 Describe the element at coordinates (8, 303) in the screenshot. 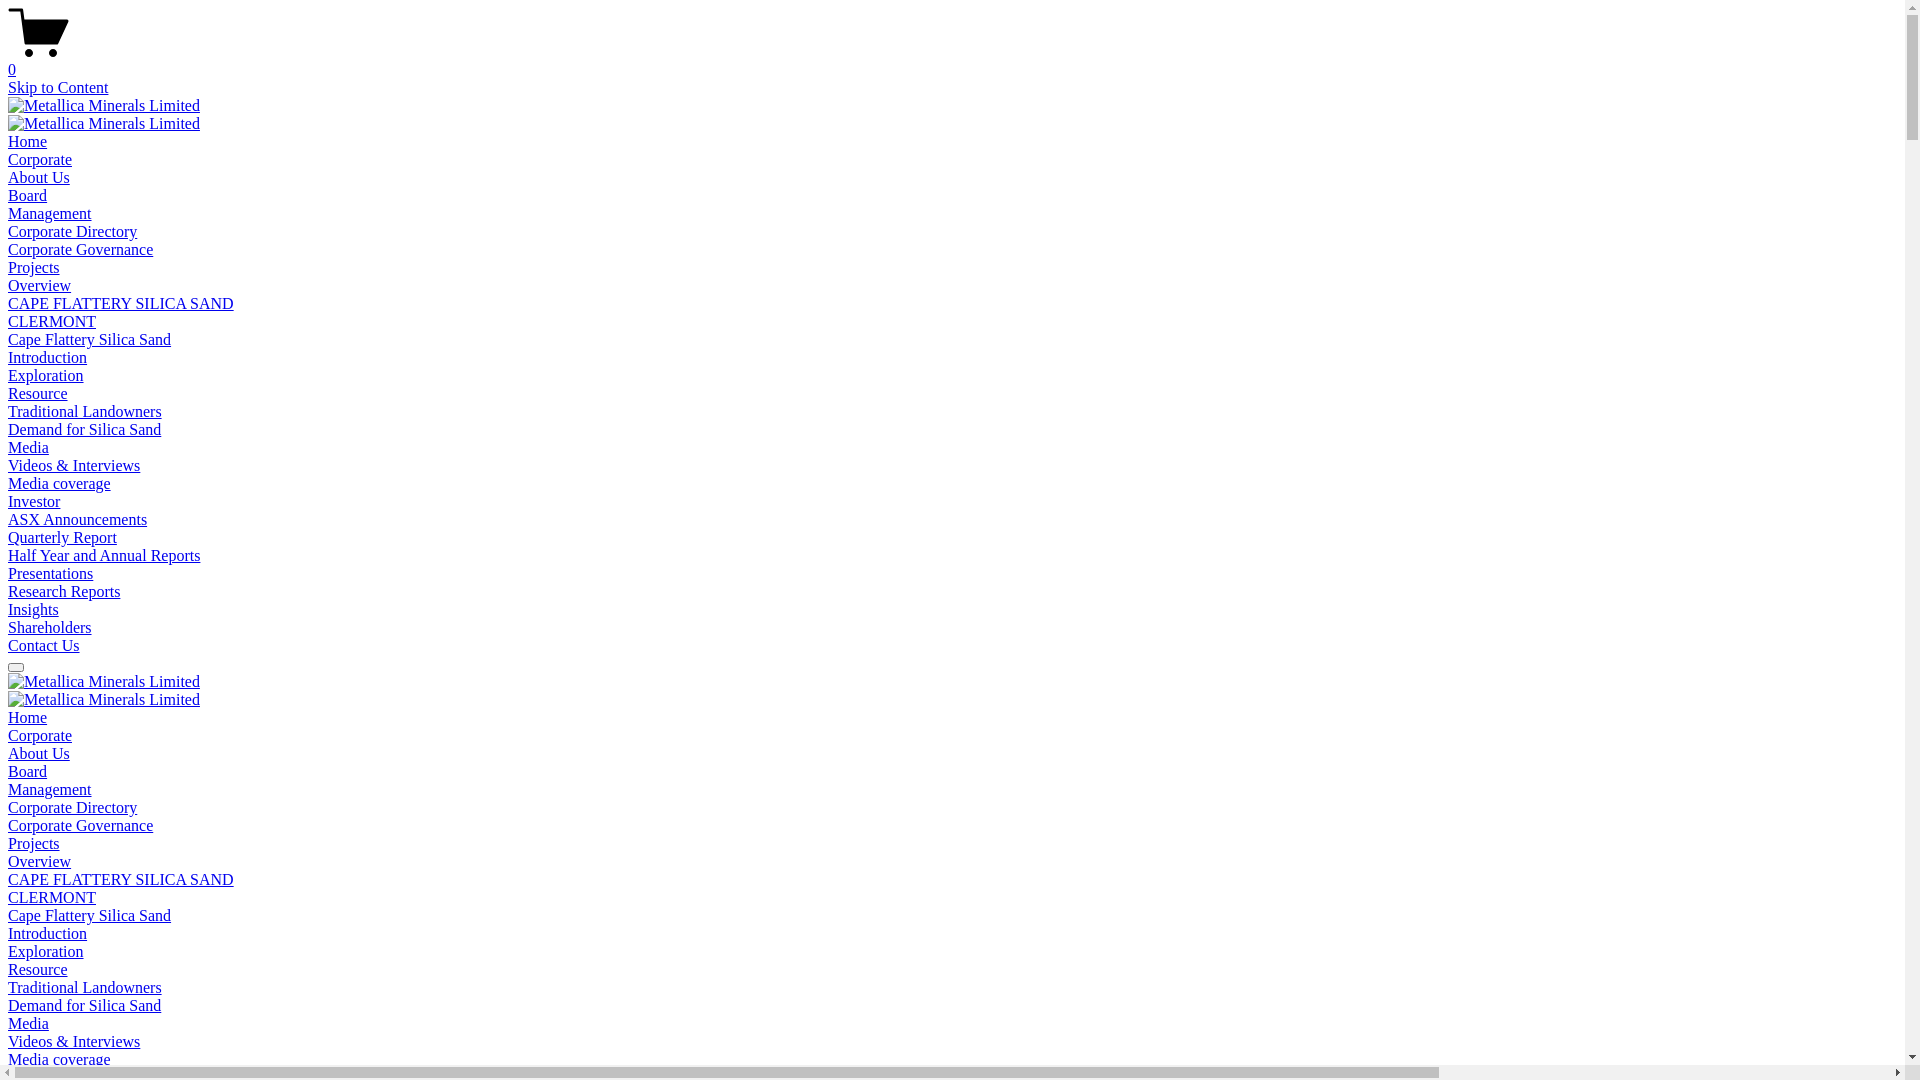

I see `'CAPE FLATTERY SILICA SAND'` at that location.